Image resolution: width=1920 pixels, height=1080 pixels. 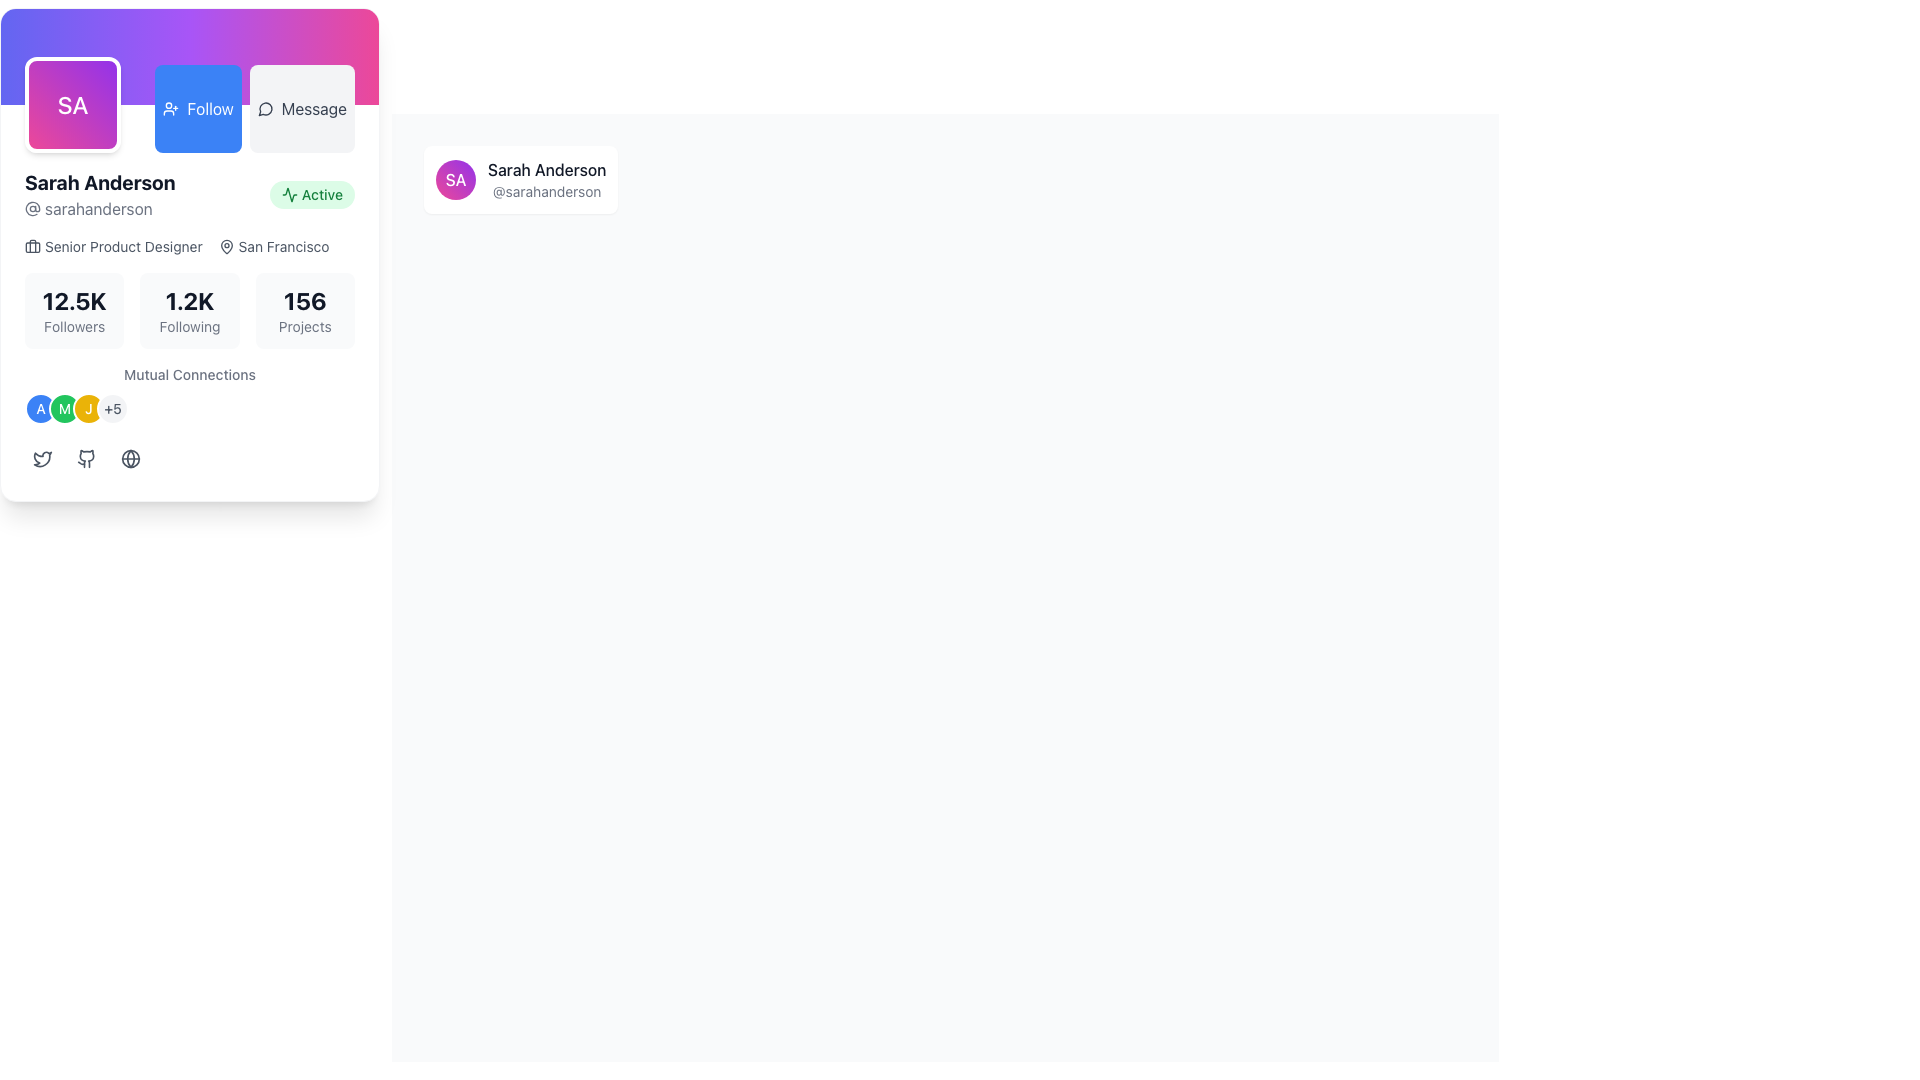 What do you see at coordinates (41, 407) in the screenshot?
I see `the Avatar or User Icon` at bounding box center [41, 407].